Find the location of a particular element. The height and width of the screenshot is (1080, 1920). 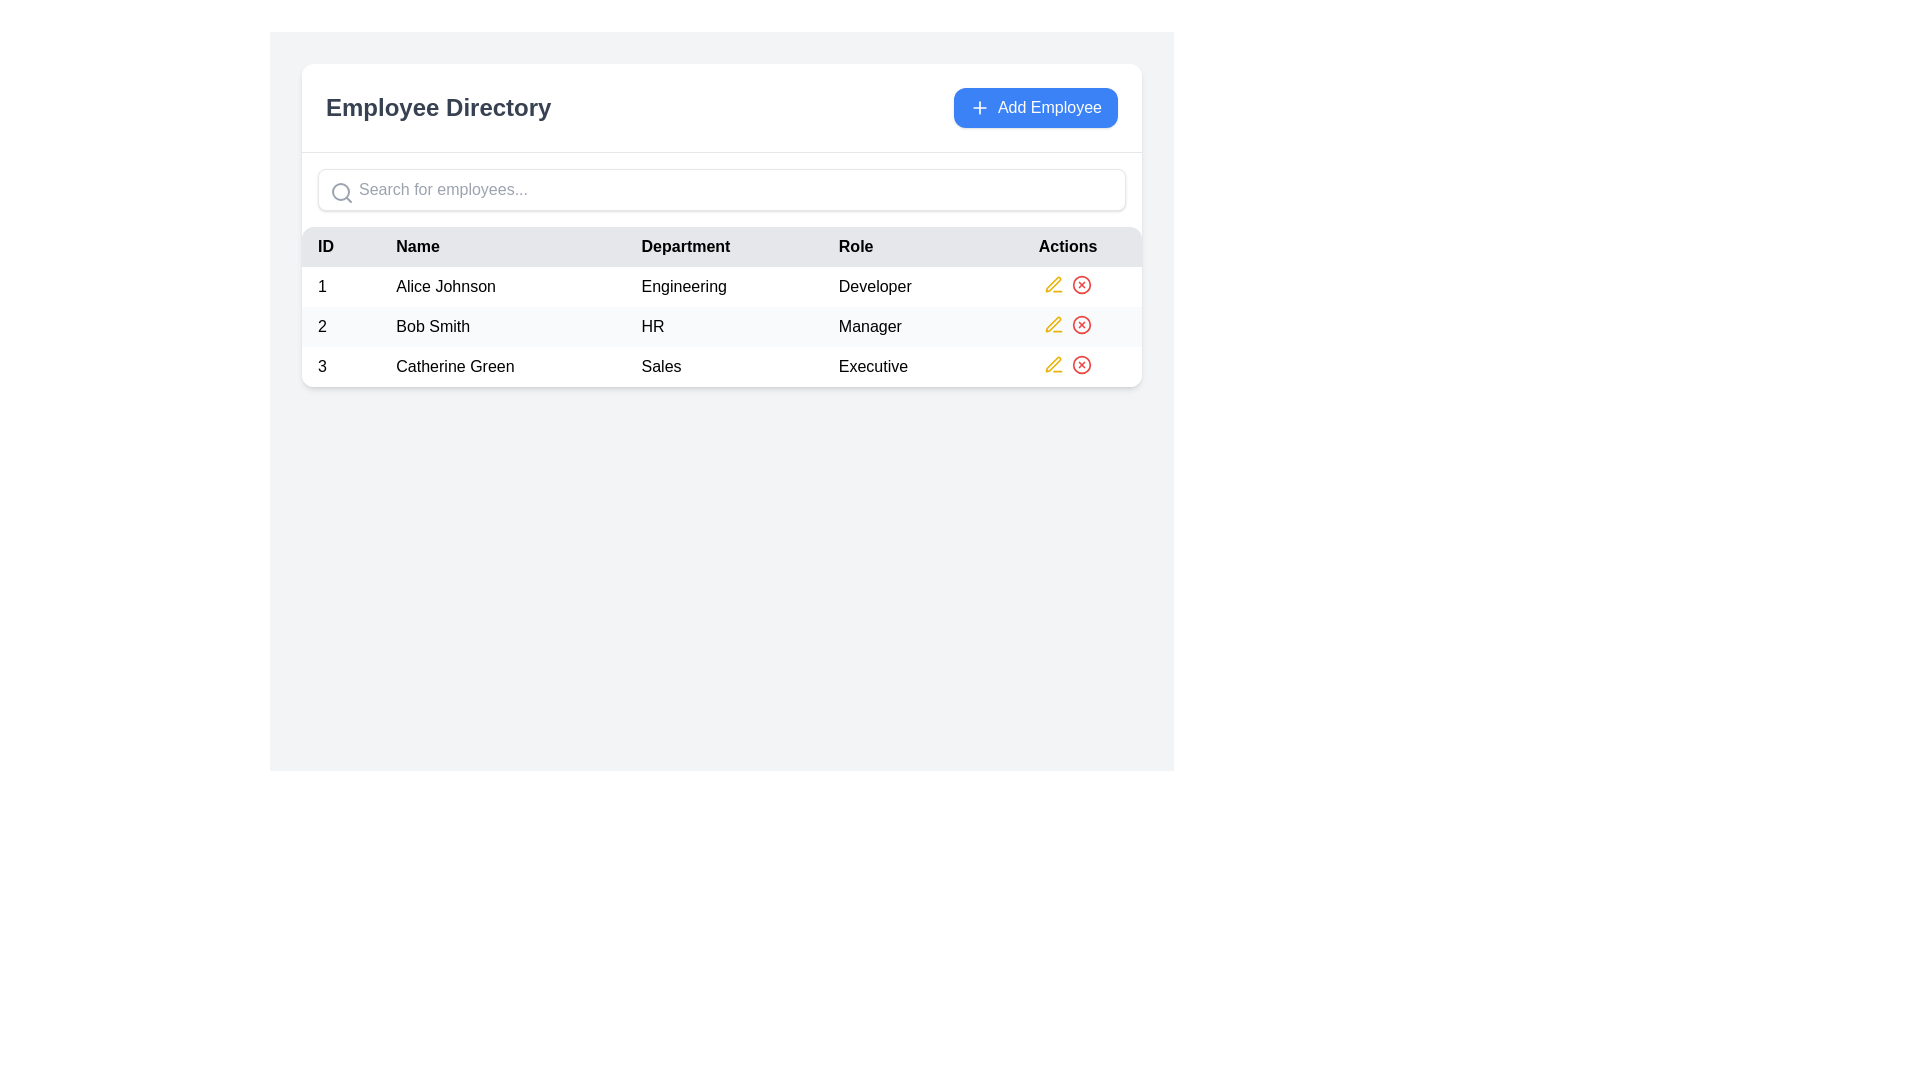

the delete icon in the 'Actions' column of the second row for 'Bob Smith' in the 'Employee Directory' interface is located at coordinates (1080, 323).